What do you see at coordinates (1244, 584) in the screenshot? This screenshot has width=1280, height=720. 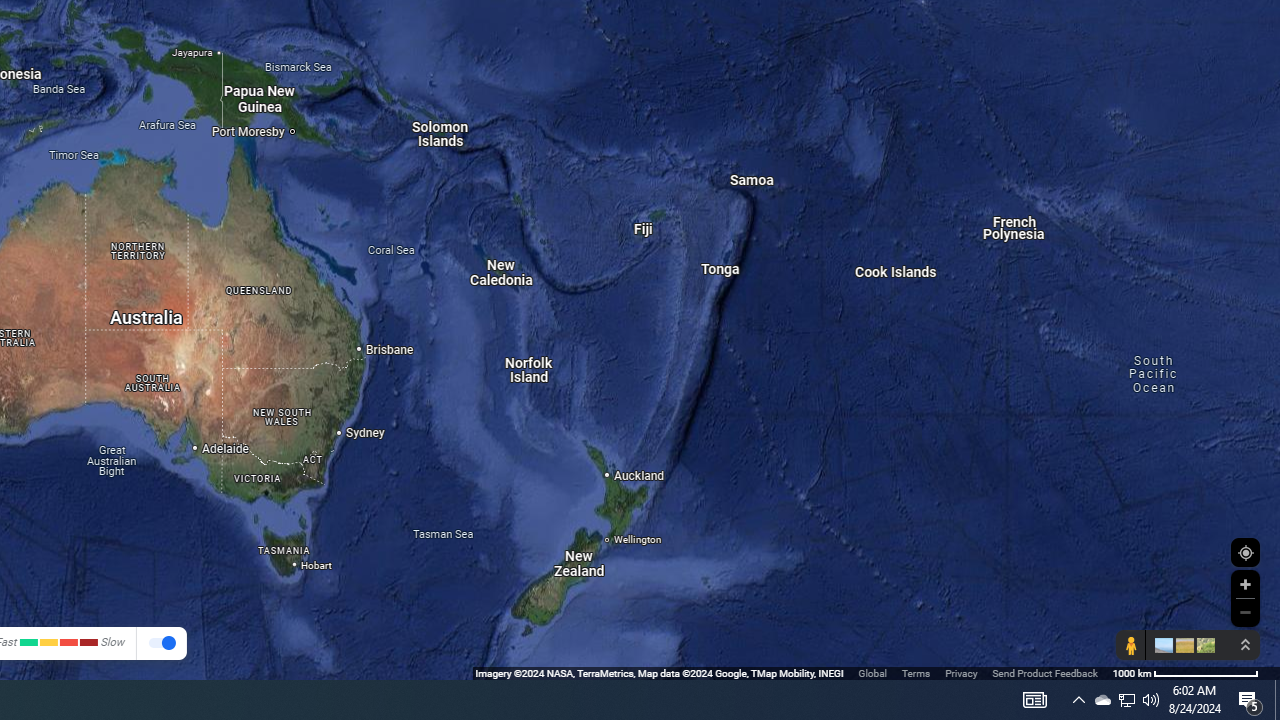 I see `'Zoom in'` at bounding box center [1244, 584].